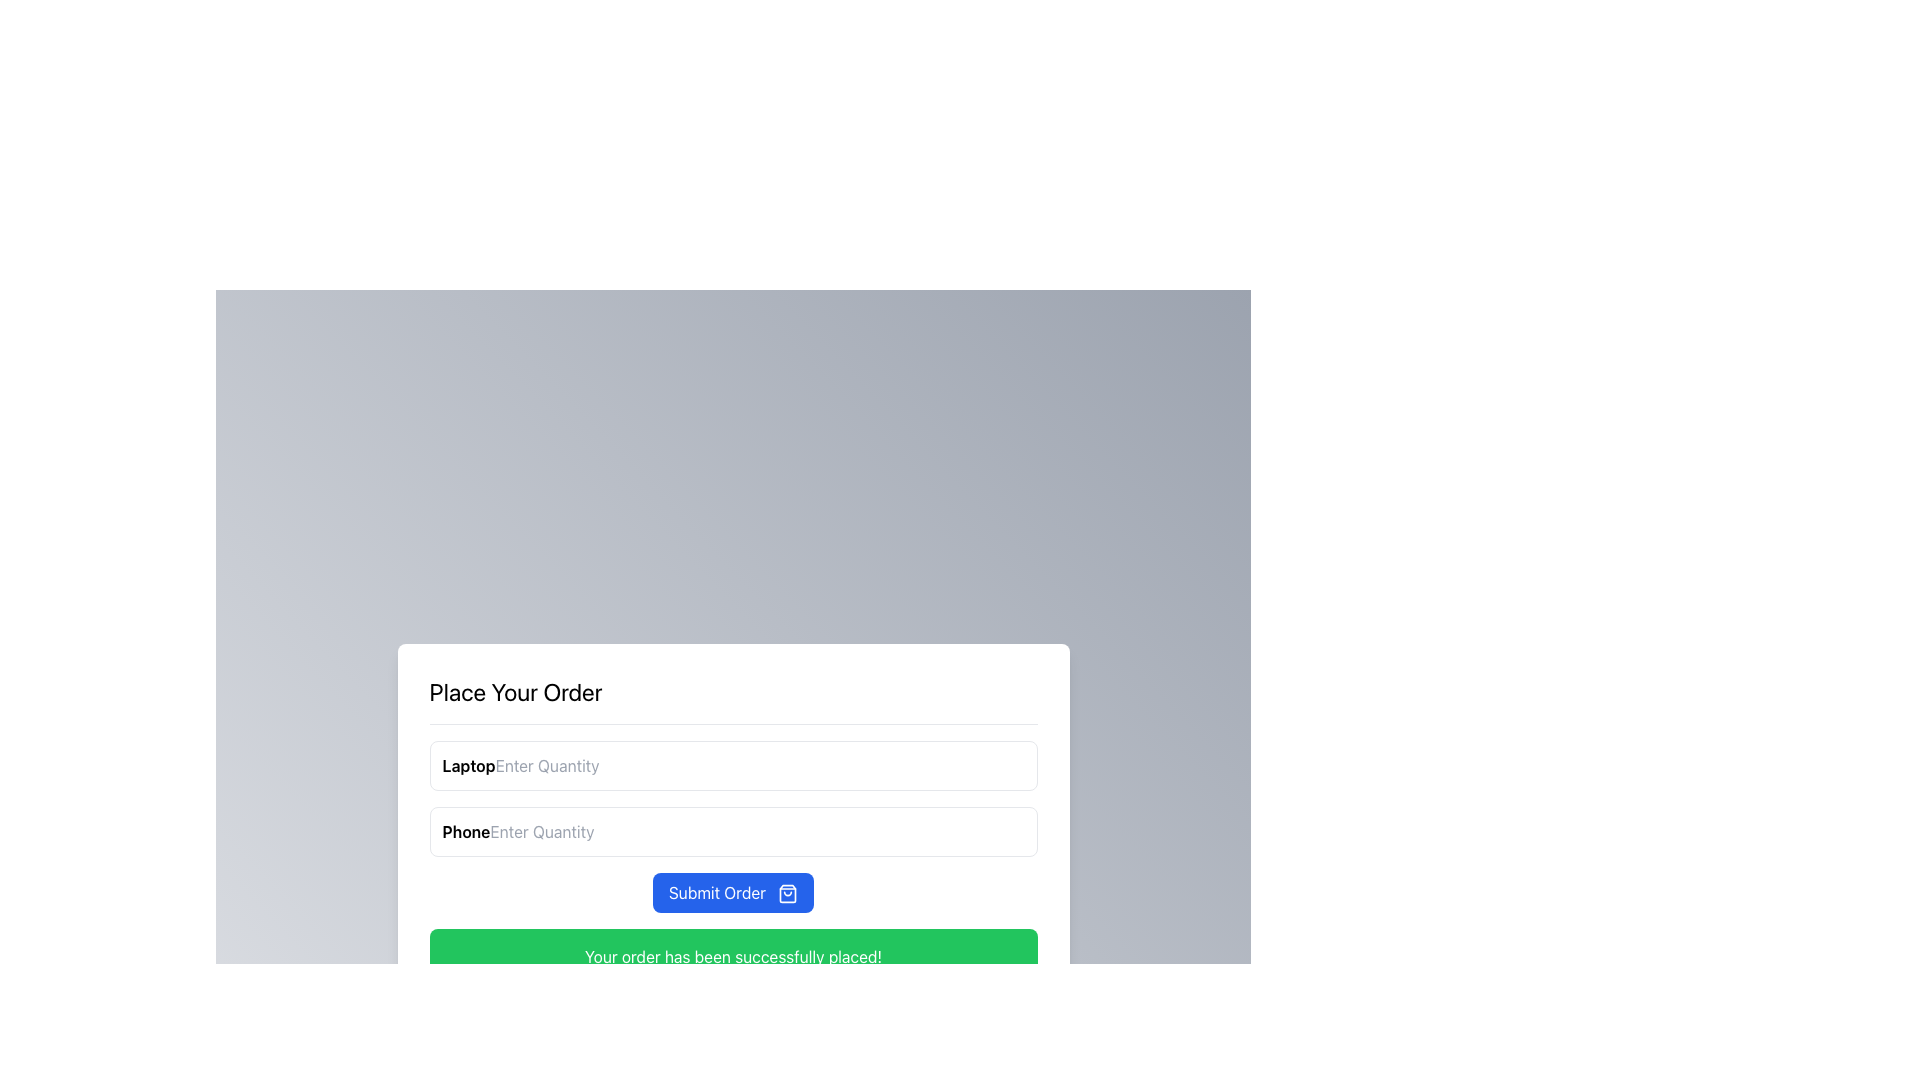 The height and width of the screenshot is (1080, 1920). What do you see at coordinates (787, 893) in the screenshot?
I see `the shopping bag icon located to the right of the text within the 'Submit Order' button, which serves as a visual indicator for order submission` at bounding box center [787, 893].